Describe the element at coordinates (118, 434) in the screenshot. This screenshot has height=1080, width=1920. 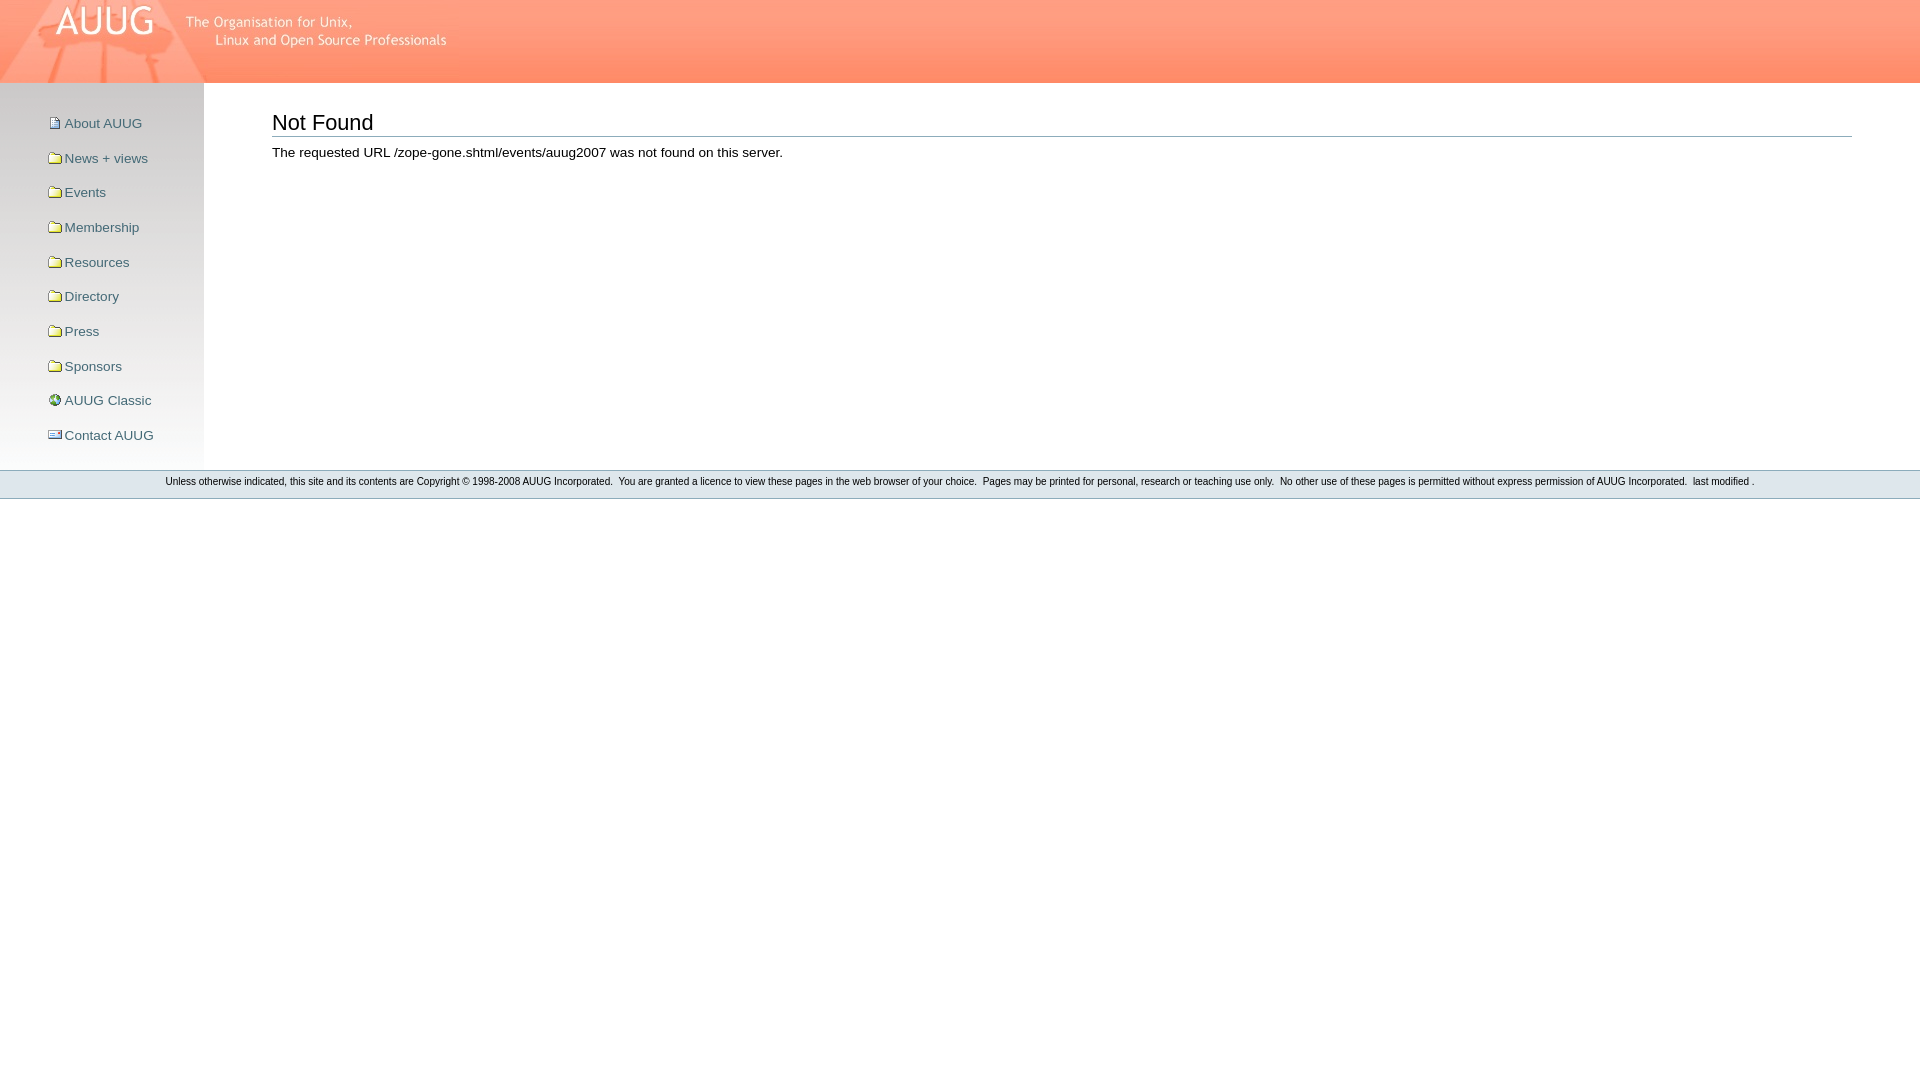
I see `'Contact AUUG'` at that location.